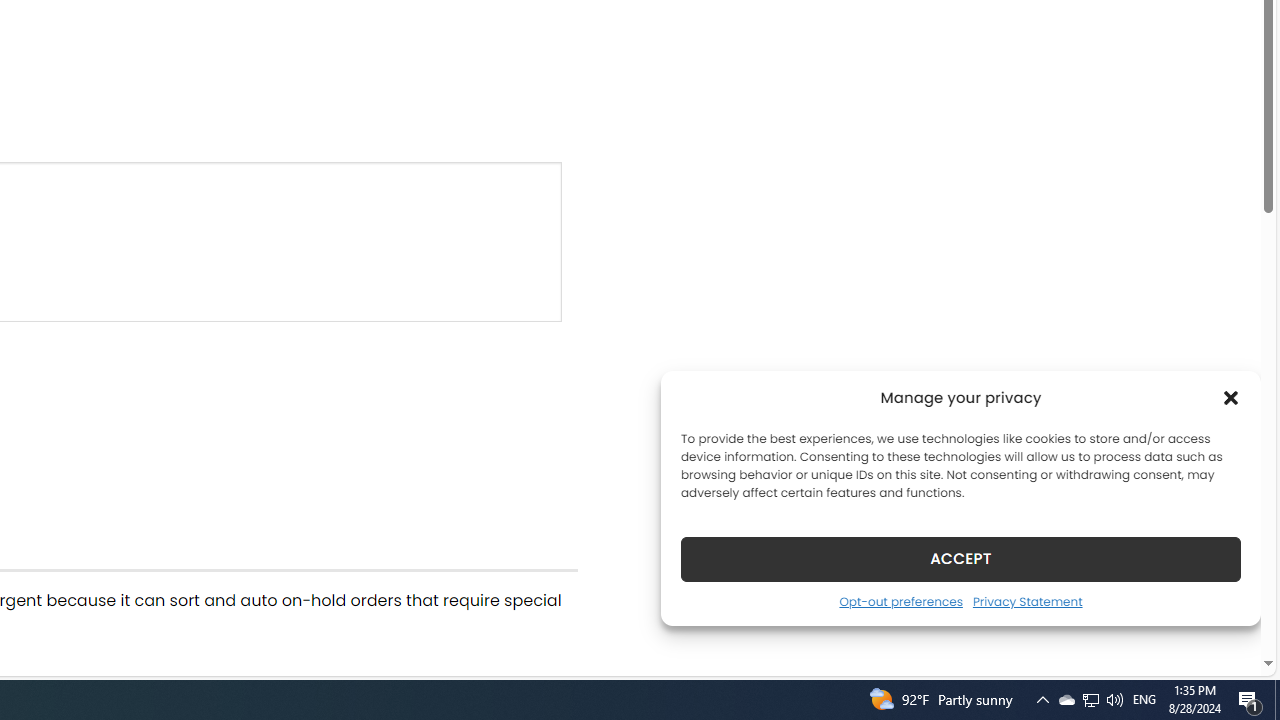  Describe the element at coordinates (1027, 600) in the screenshot. I see `'Privacy Statement'` at that location.